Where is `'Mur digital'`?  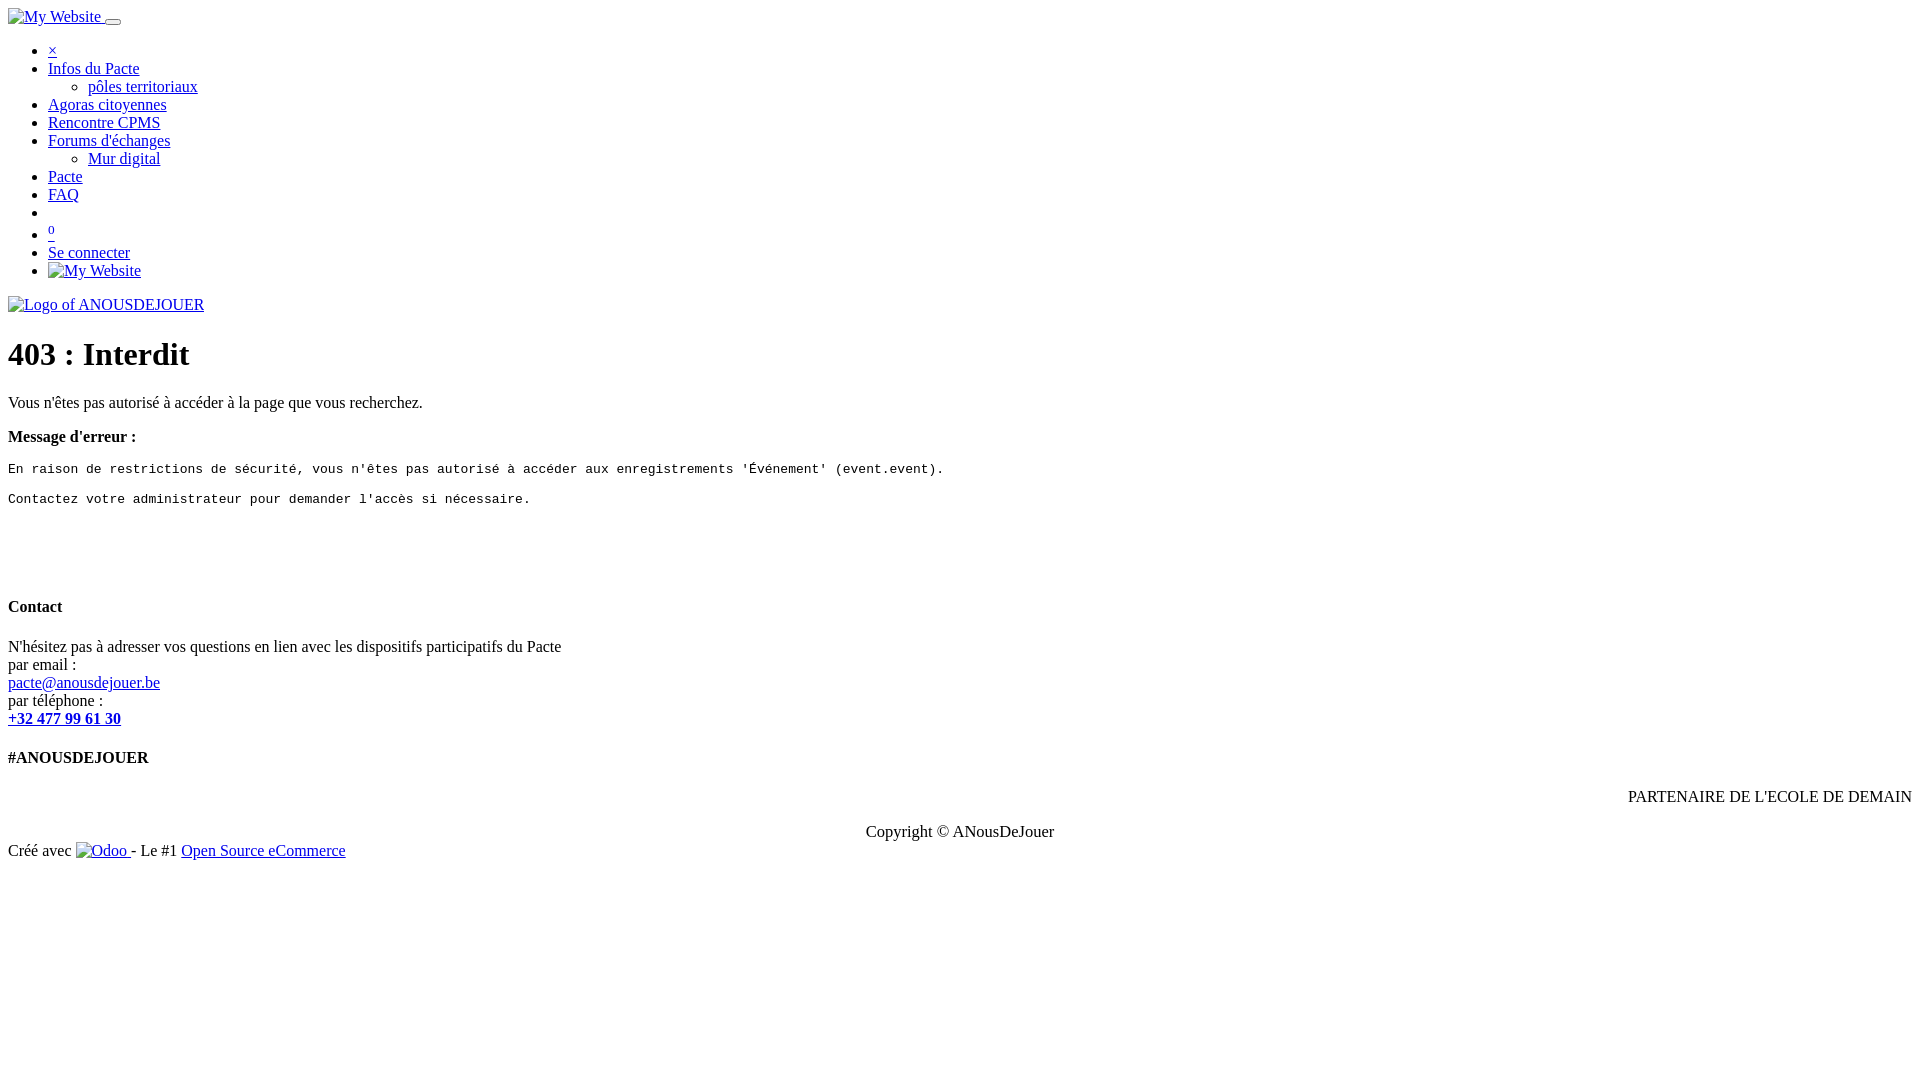 'Mur digital' is located at coordinates (123, 157).